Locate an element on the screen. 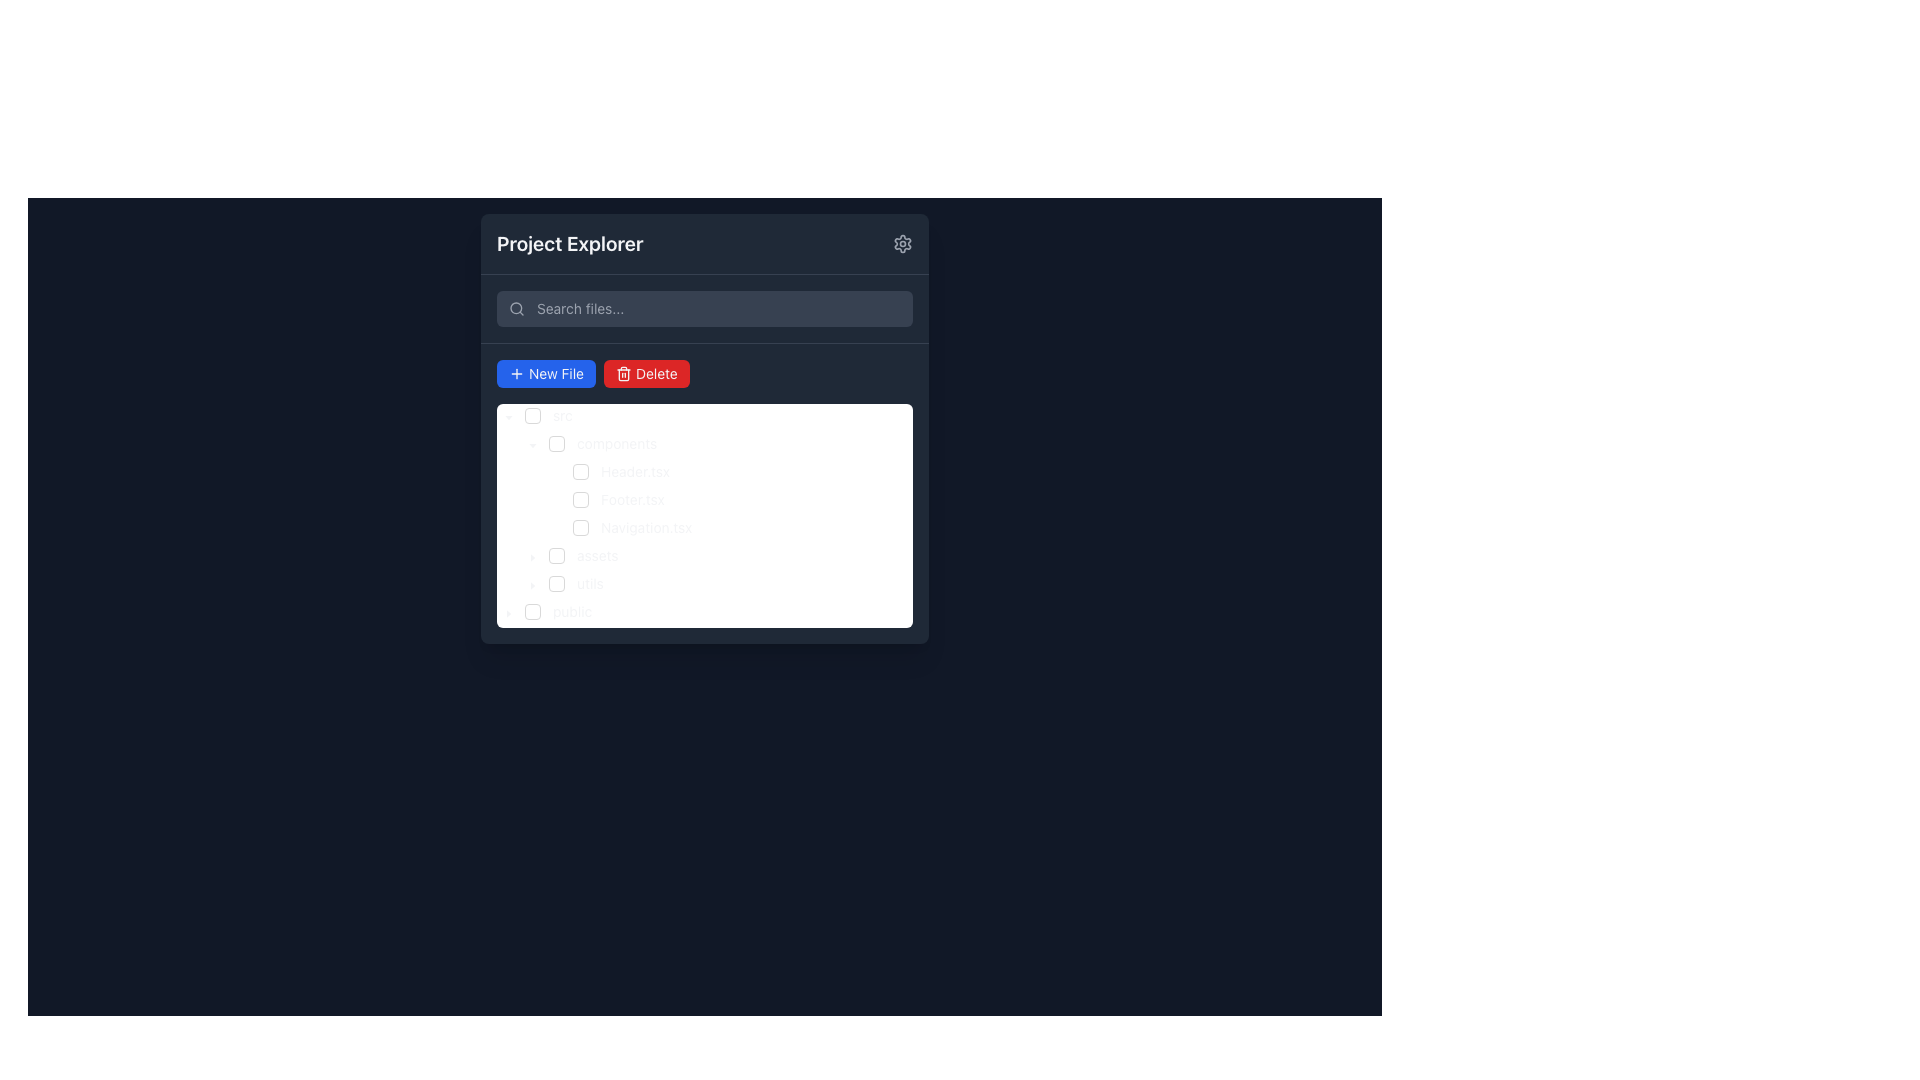 This screenshot has height=1080, width=1920. the search icon located inside the search bar at the top of the 'Project Explorer' interface, which indicates the search functionality of the adjacent input field is located at coordinates (517, 308).